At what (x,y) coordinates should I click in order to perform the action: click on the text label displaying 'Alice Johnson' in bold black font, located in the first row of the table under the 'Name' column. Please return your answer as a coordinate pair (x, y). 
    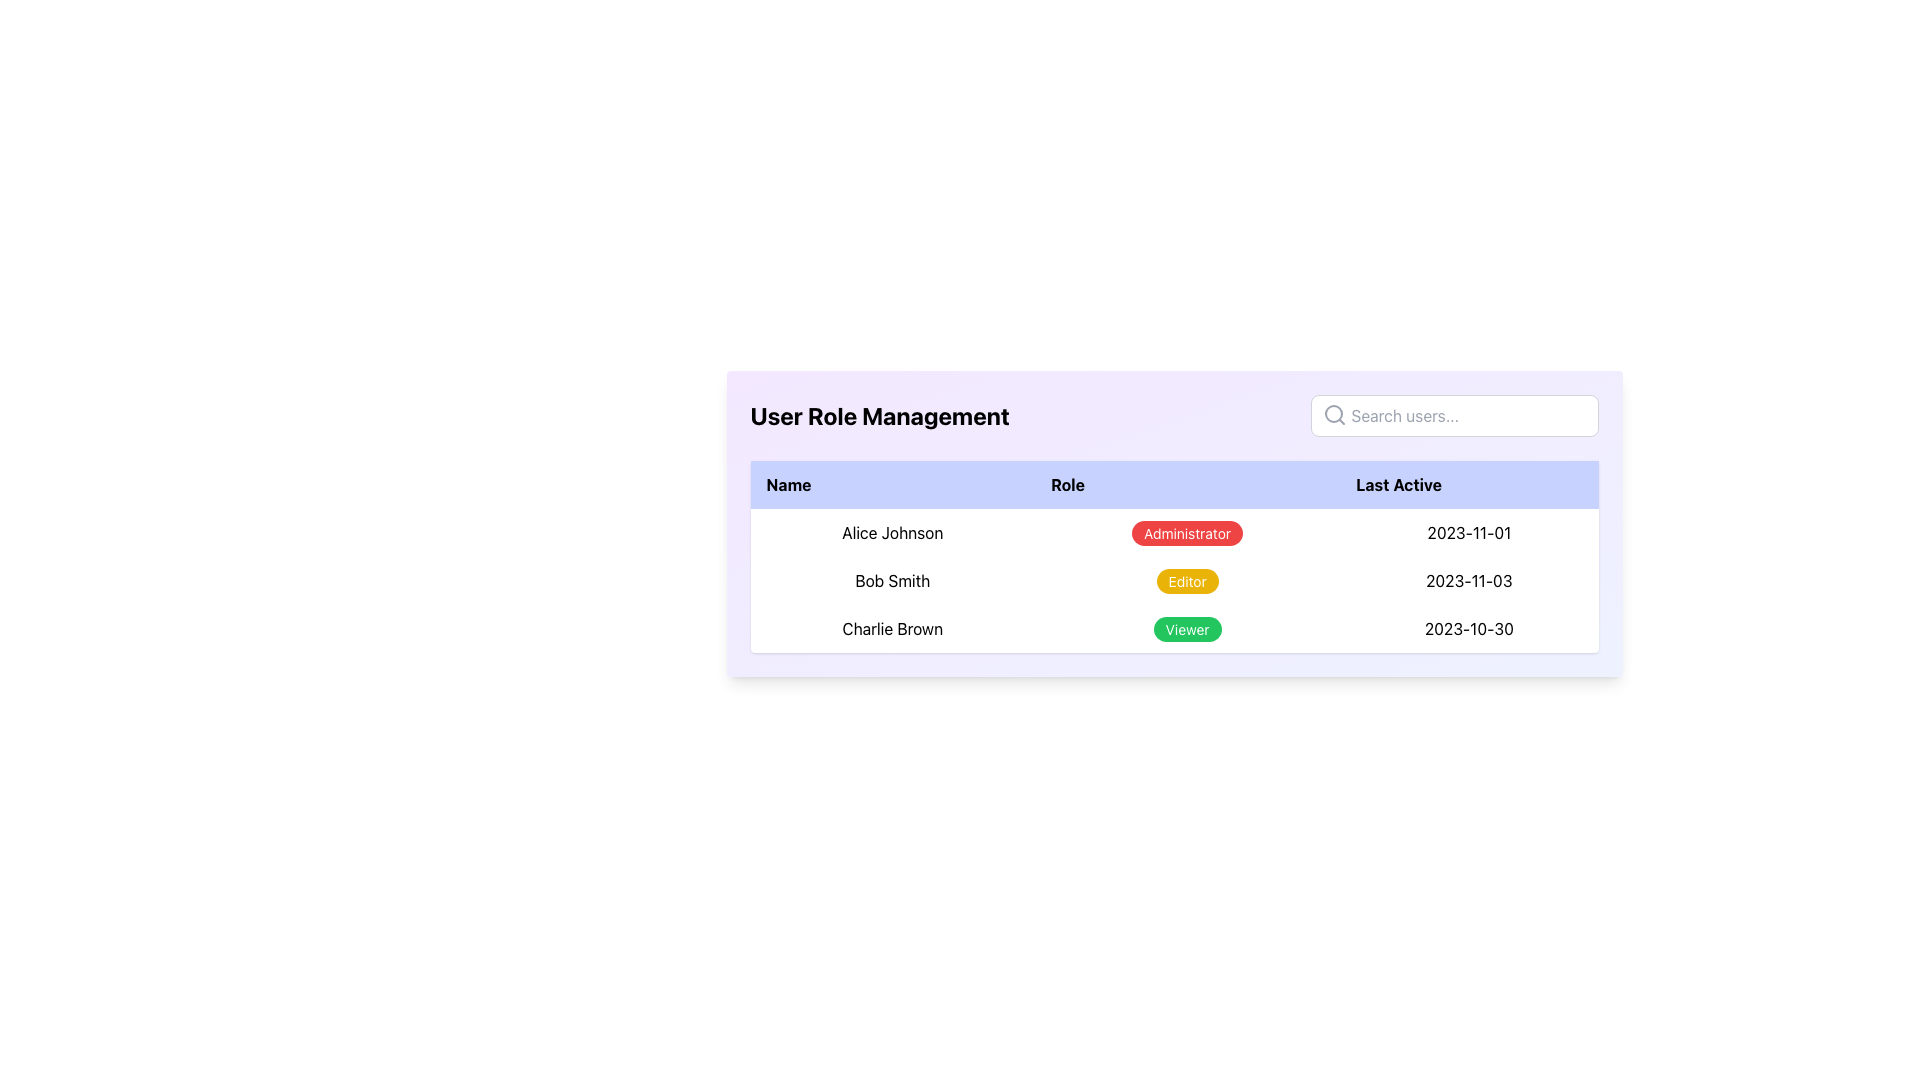
    Looking at the image, I should click on (891, 531).